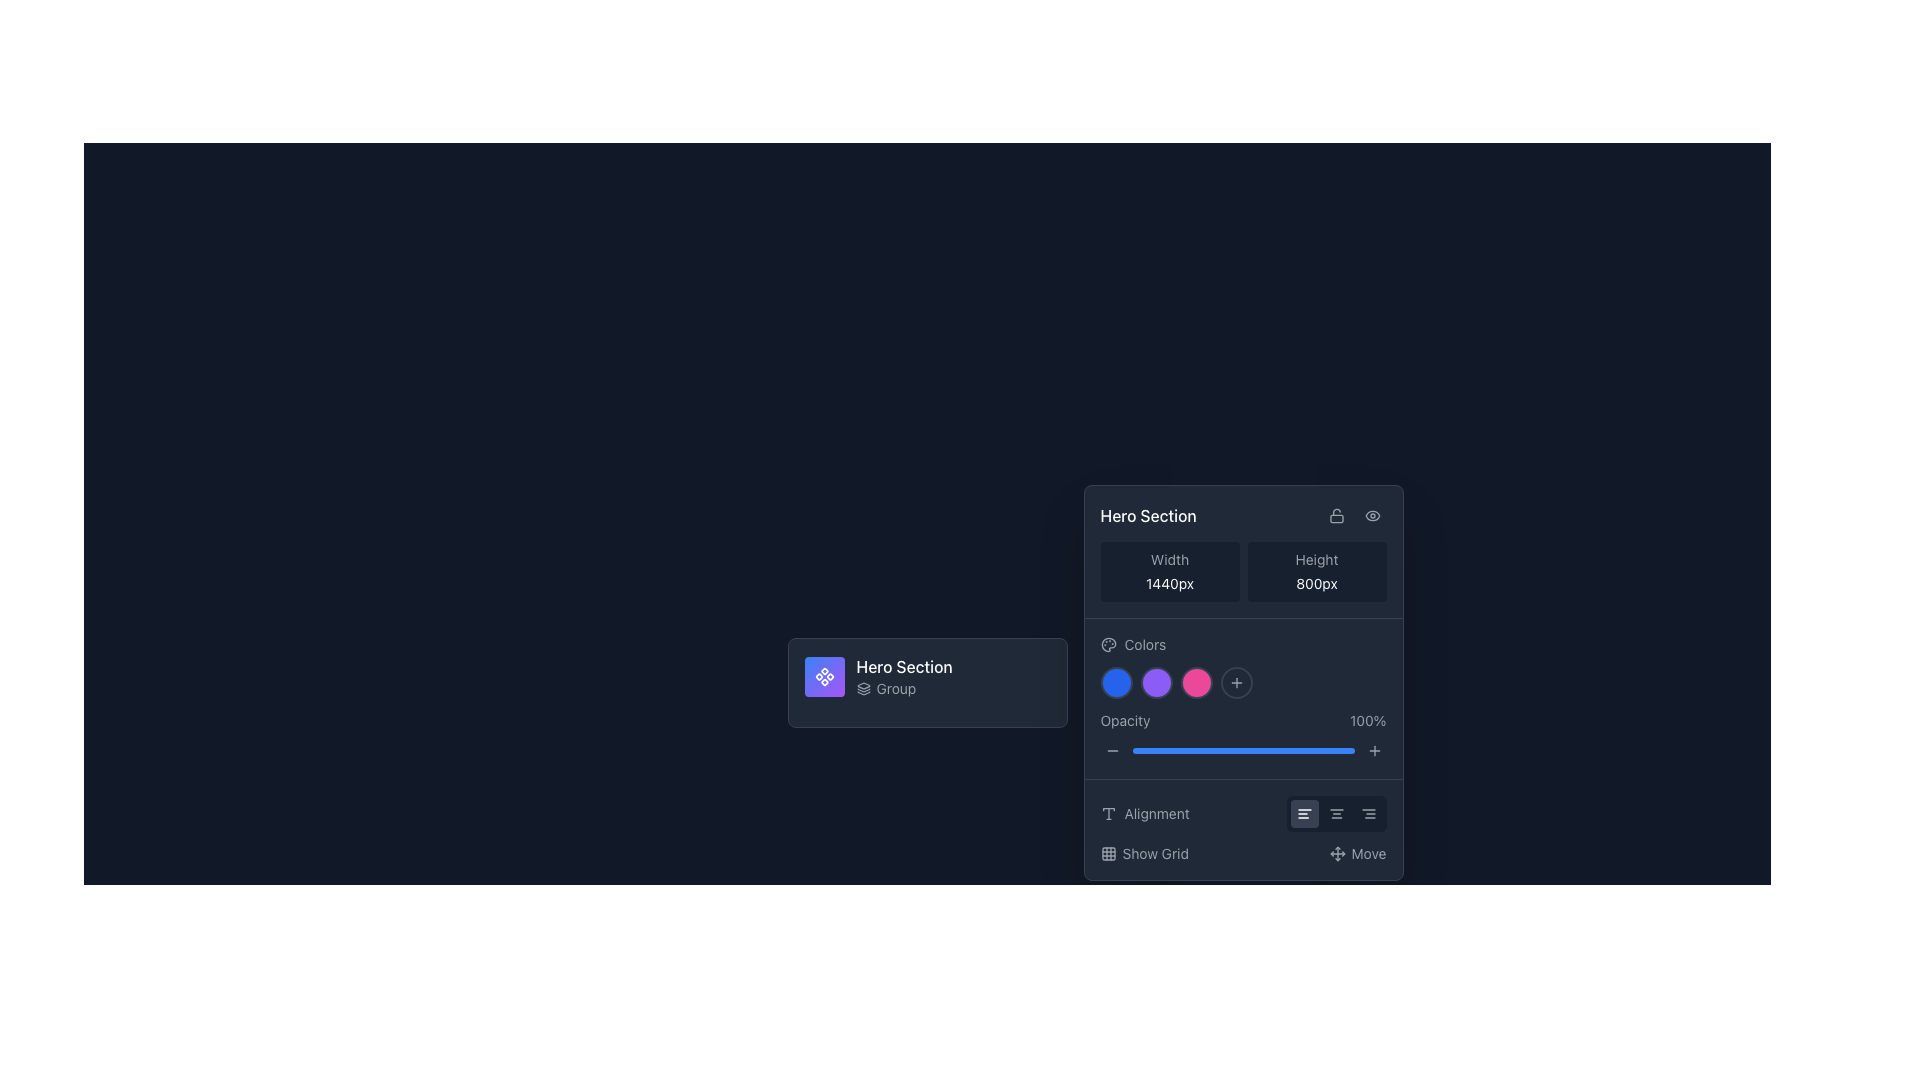 The width and height of the screenshot is (1920, 1080). What do you see at coordinates (1294, 751) in the screenshot?
I see `slider` at bounding box center [1294, 751].